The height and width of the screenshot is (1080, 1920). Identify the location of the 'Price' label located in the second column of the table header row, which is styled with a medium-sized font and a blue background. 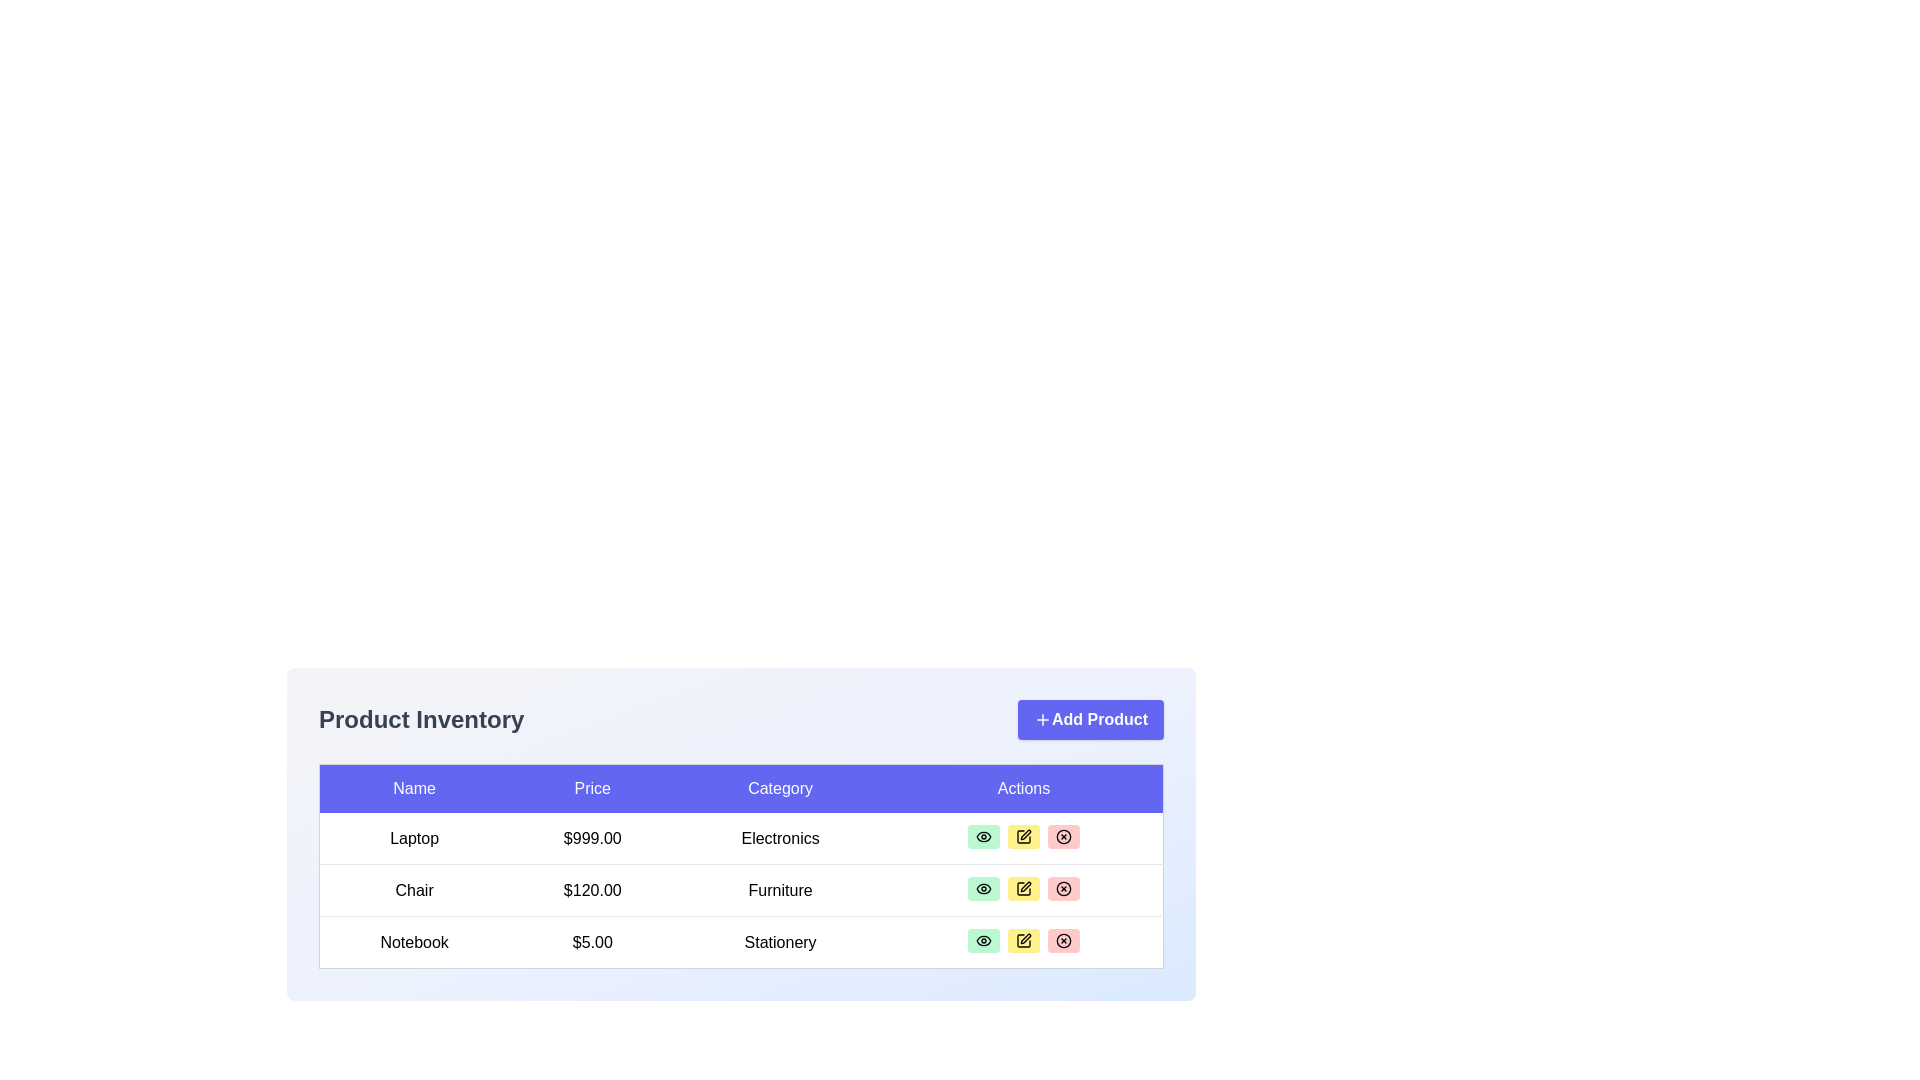
(591, 787).